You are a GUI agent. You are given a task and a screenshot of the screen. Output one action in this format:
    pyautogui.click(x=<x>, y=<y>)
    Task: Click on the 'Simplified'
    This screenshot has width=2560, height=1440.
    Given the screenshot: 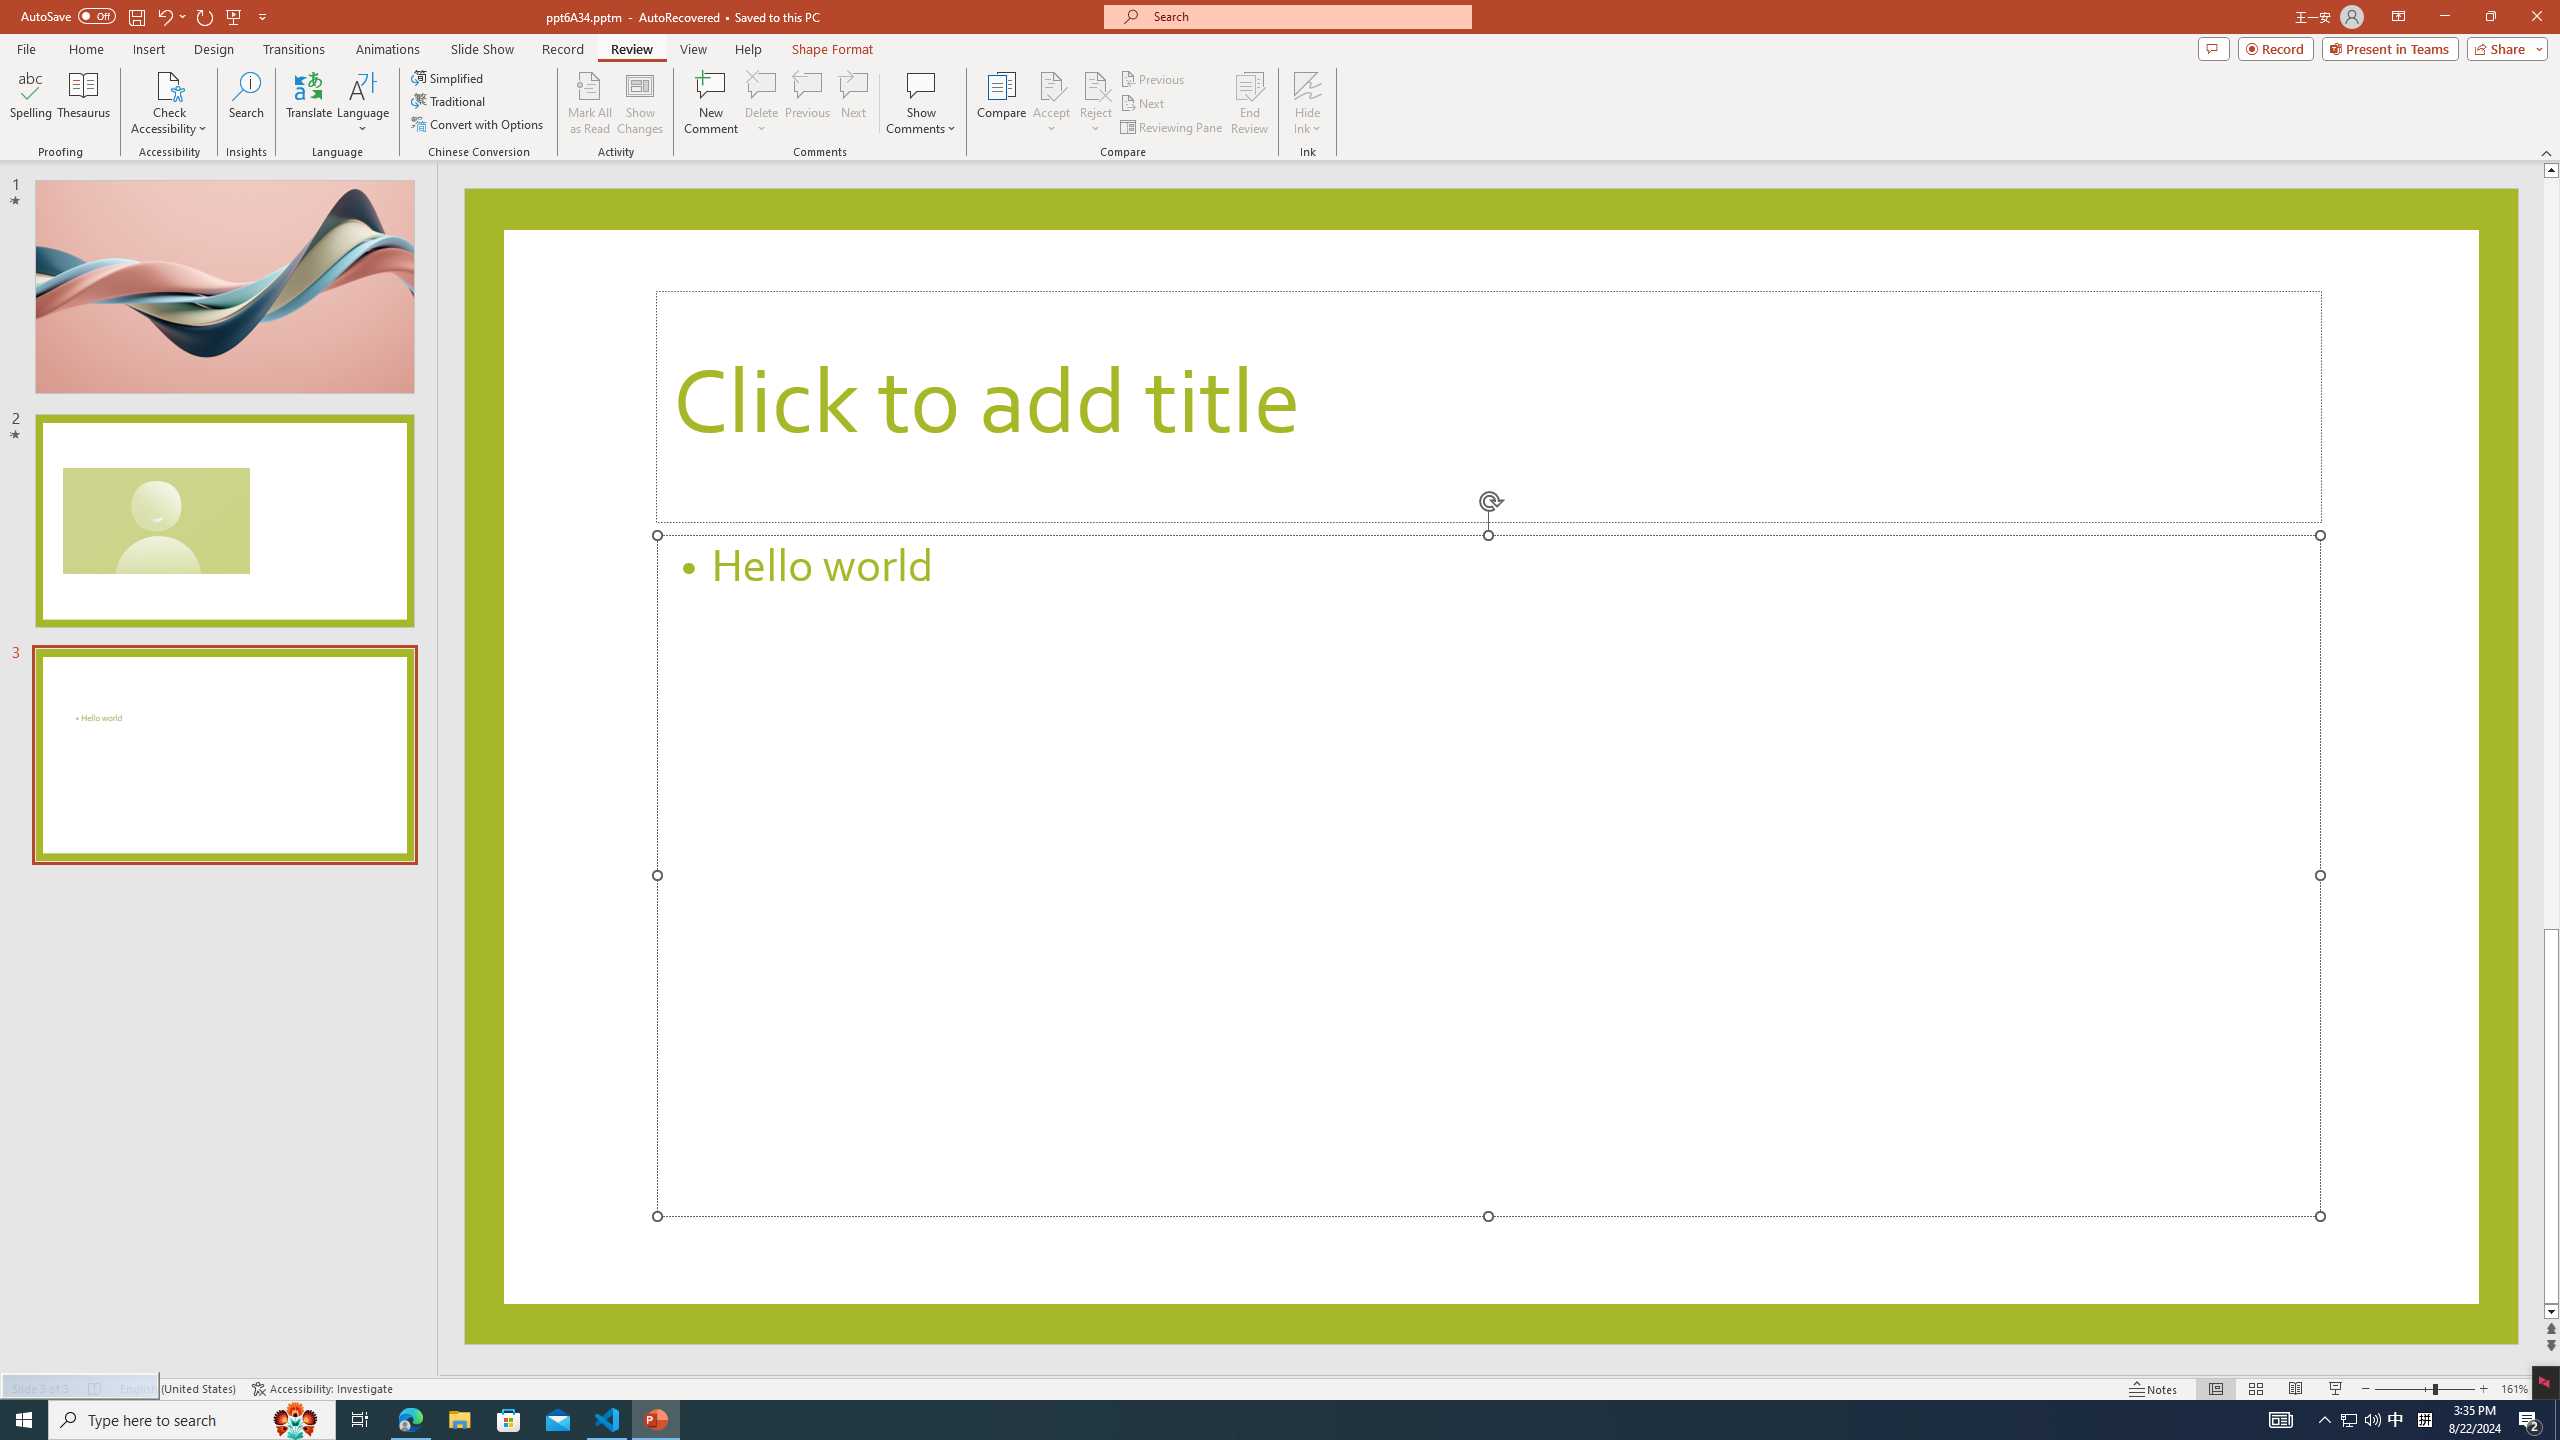 What is the action you would take?
    pyautogui.click(x=448, y=77)
    